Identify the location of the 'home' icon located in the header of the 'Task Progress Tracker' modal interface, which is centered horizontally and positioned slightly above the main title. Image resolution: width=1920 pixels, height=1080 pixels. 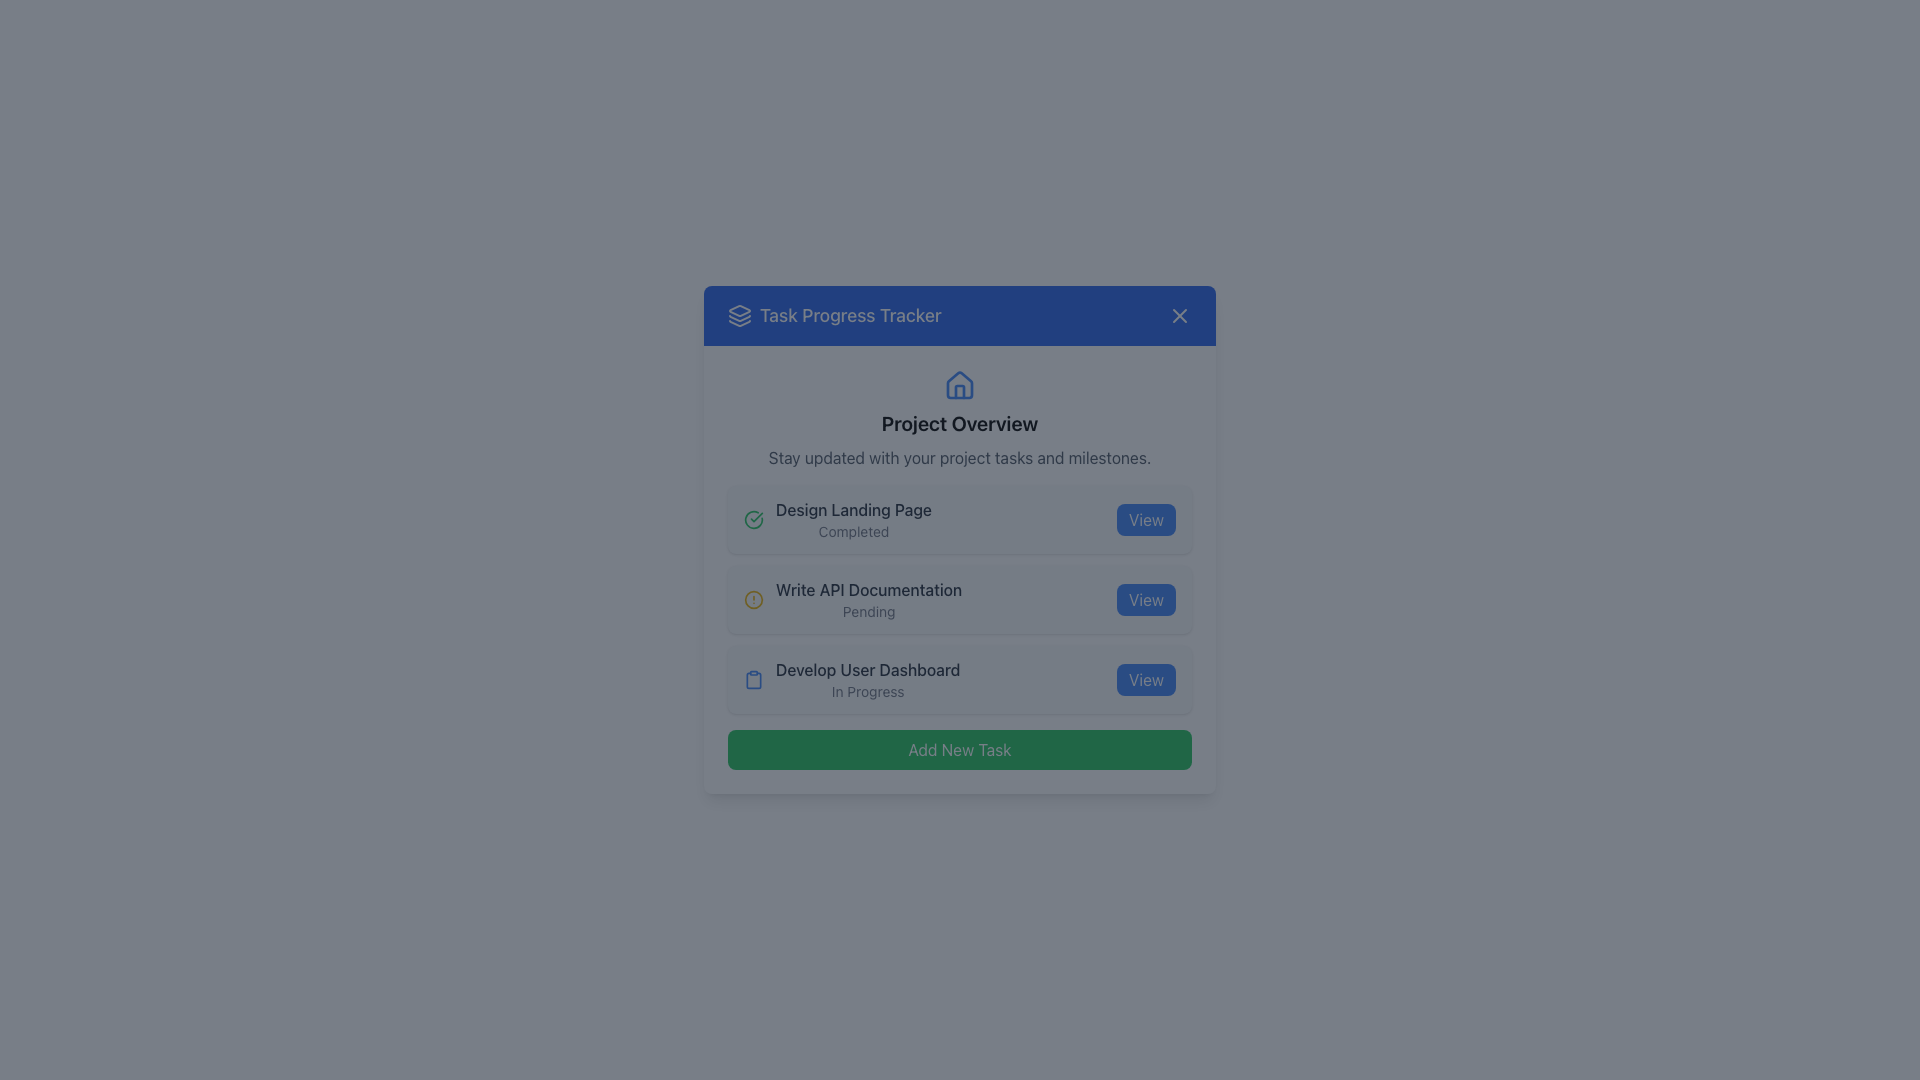
(960, 385).